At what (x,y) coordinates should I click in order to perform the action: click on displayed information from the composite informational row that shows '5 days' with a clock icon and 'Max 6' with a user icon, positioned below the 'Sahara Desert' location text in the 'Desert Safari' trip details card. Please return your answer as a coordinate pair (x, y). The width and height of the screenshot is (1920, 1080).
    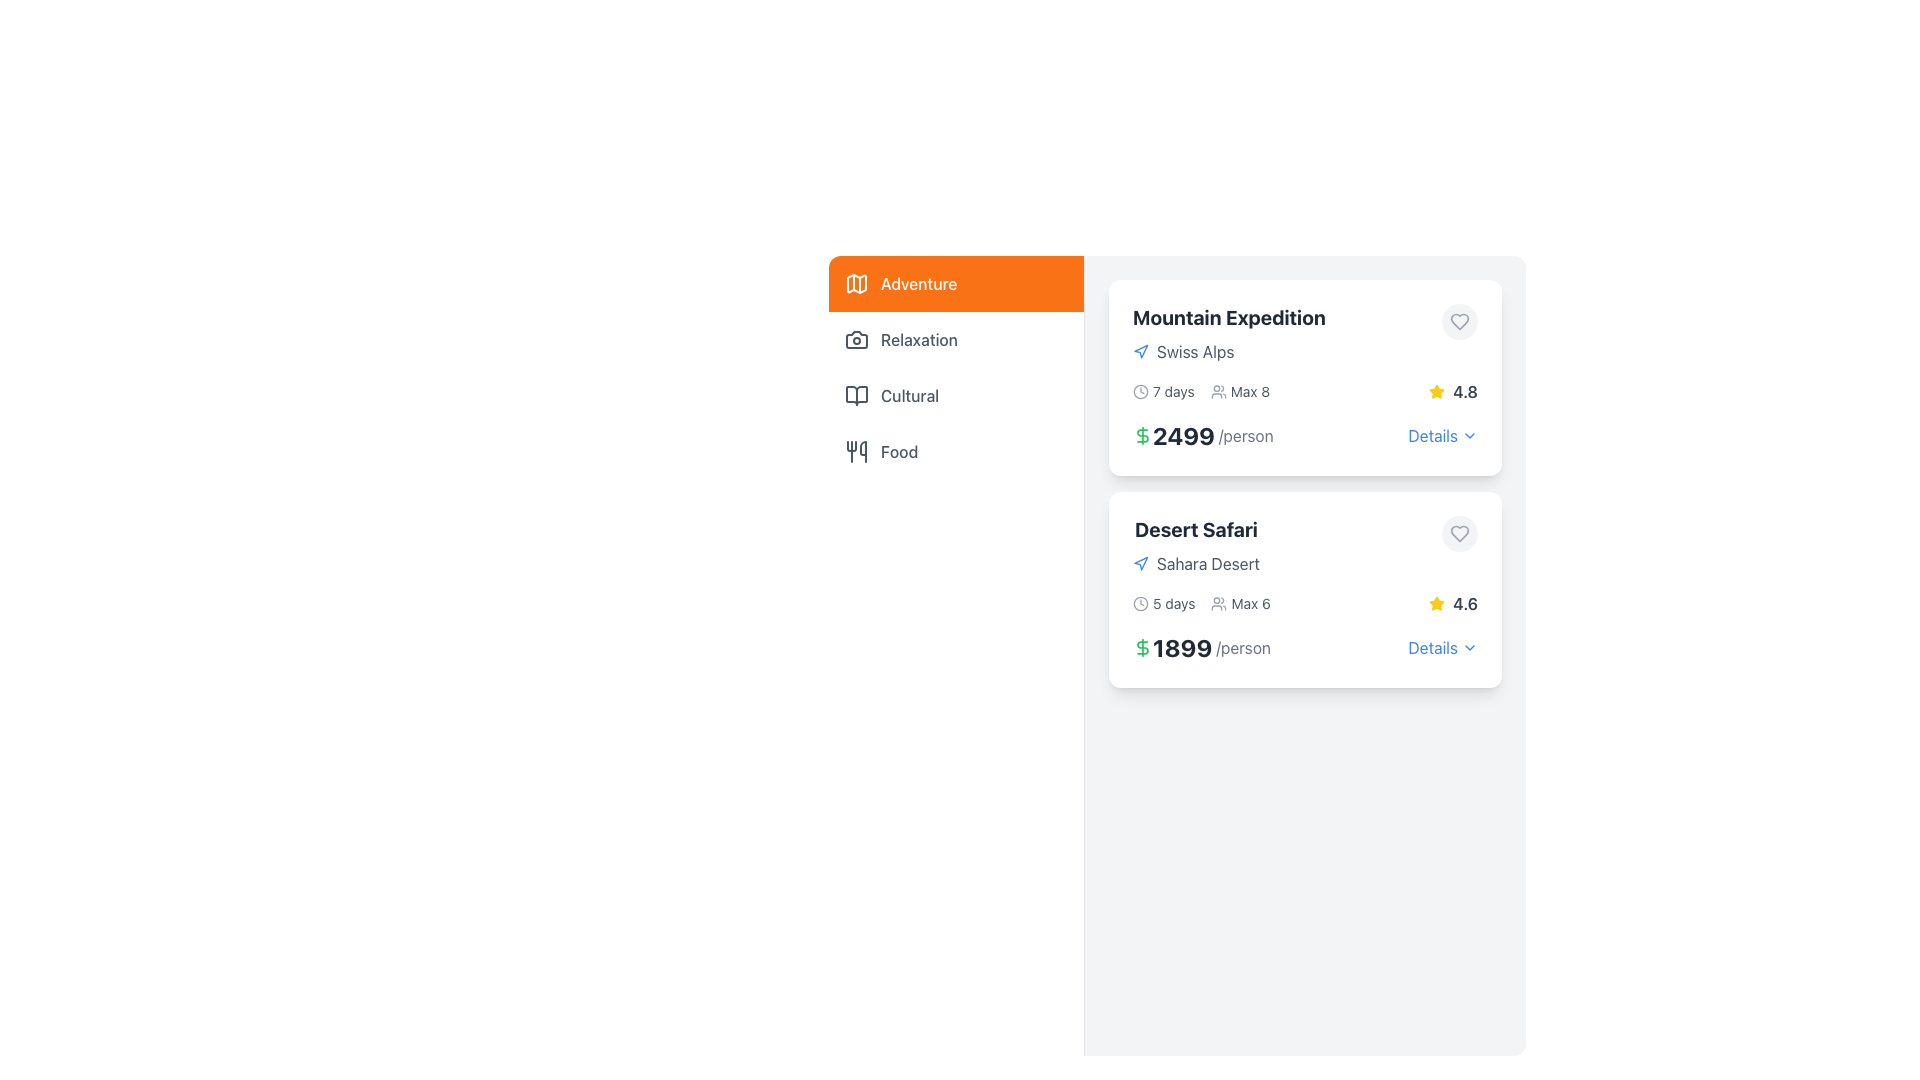
    Looking at the image, I should click on (1200, 603).